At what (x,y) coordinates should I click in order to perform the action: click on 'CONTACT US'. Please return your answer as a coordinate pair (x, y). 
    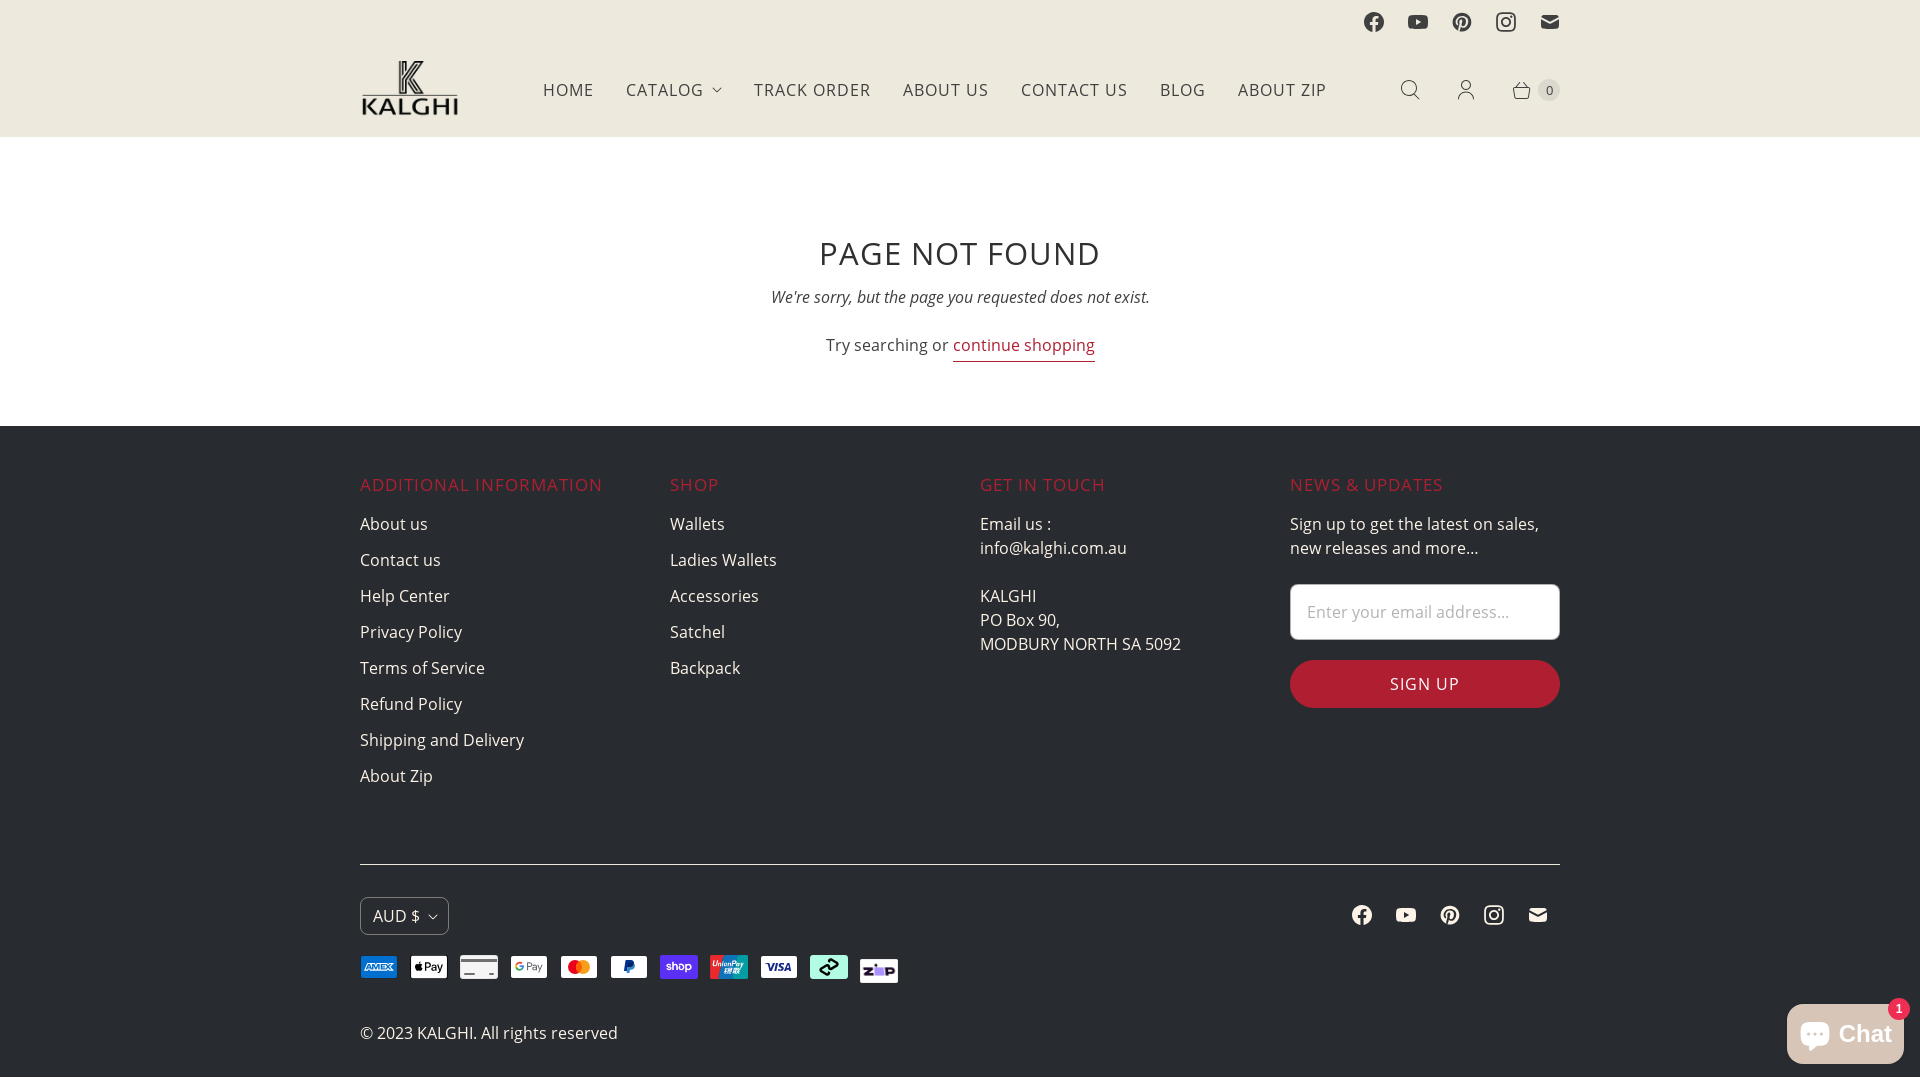
    Looking at the image, I should click on (1073, 88).